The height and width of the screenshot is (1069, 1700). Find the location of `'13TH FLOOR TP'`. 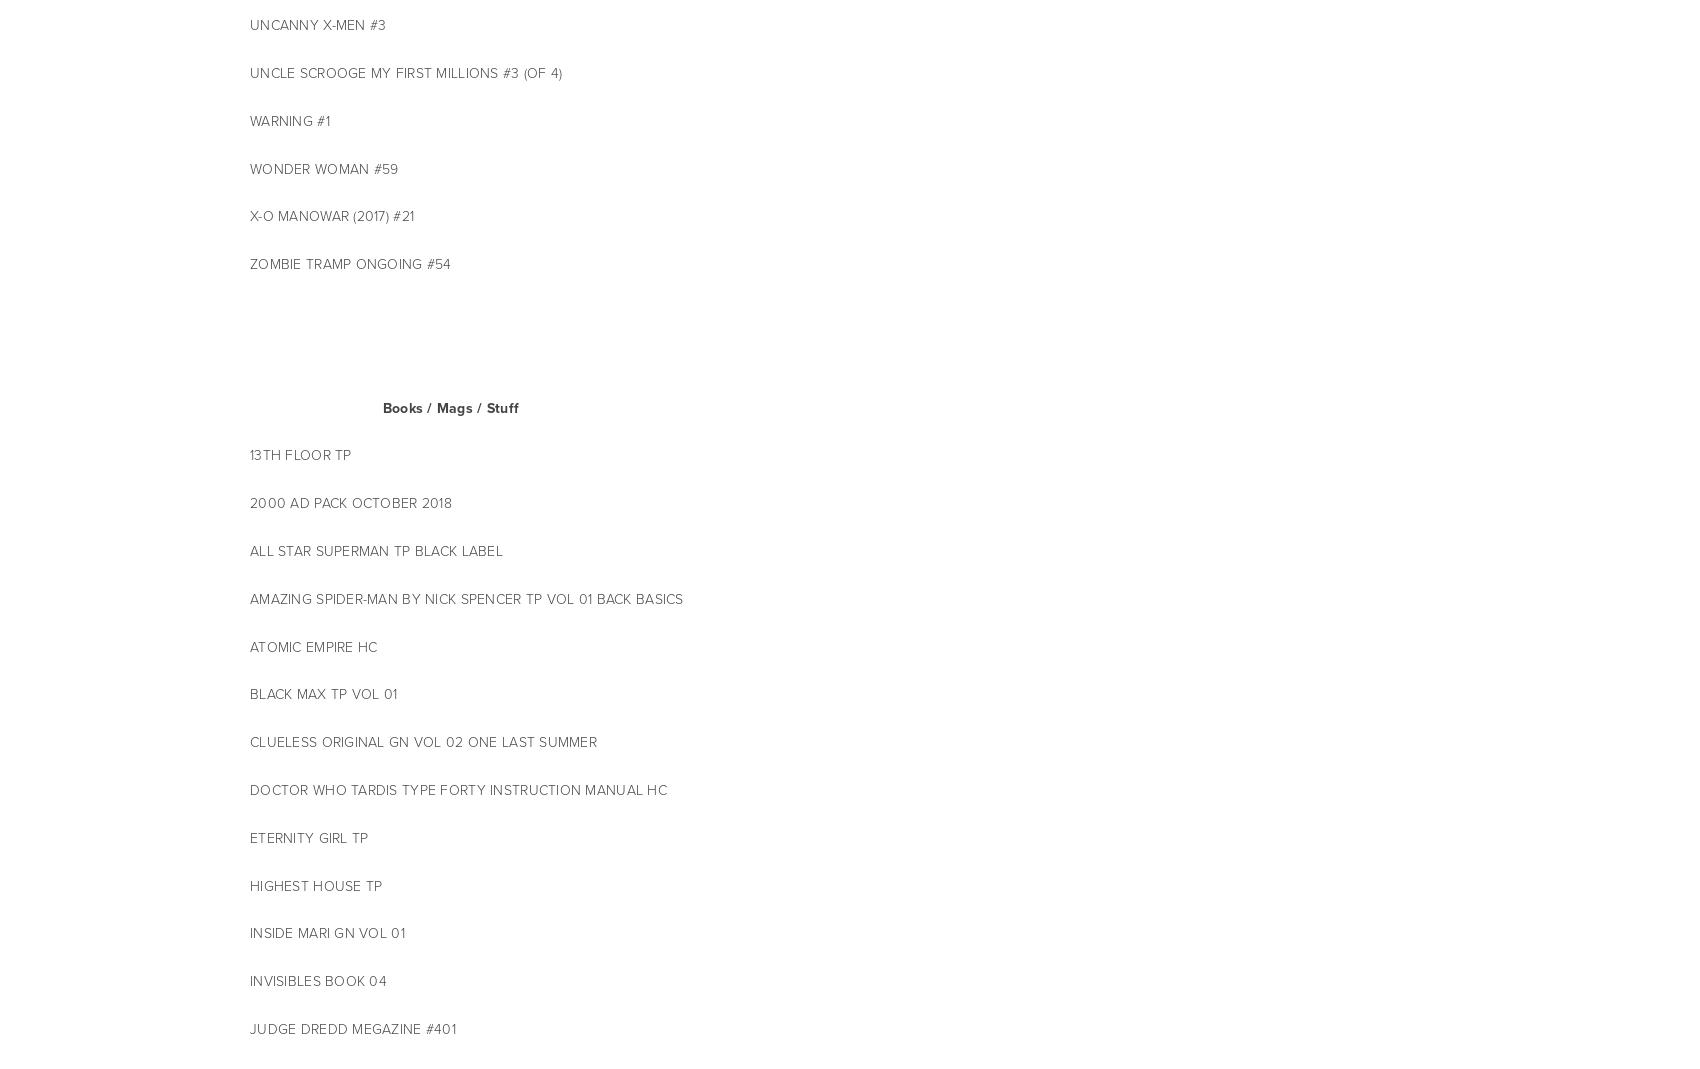

'13TH FLOOR TP' is located at coordinates (302, 454).